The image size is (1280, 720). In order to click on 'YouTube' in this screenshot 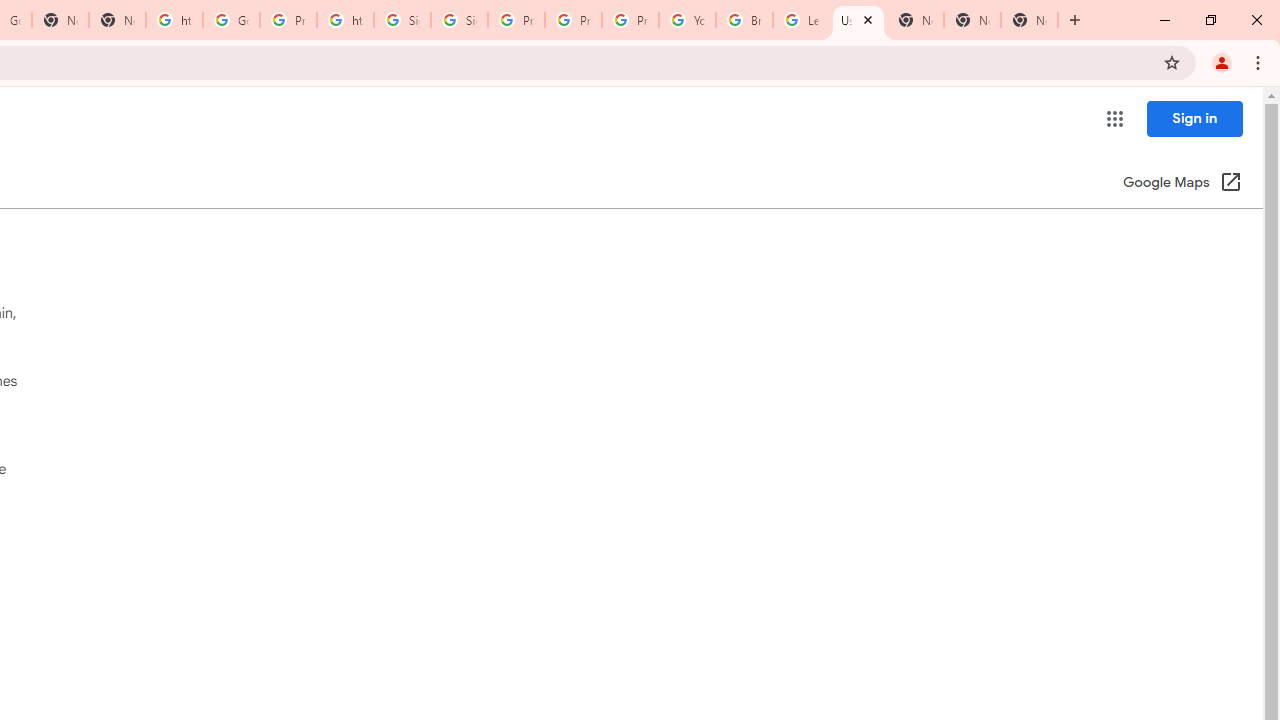, I will do `click(687, 20)`.